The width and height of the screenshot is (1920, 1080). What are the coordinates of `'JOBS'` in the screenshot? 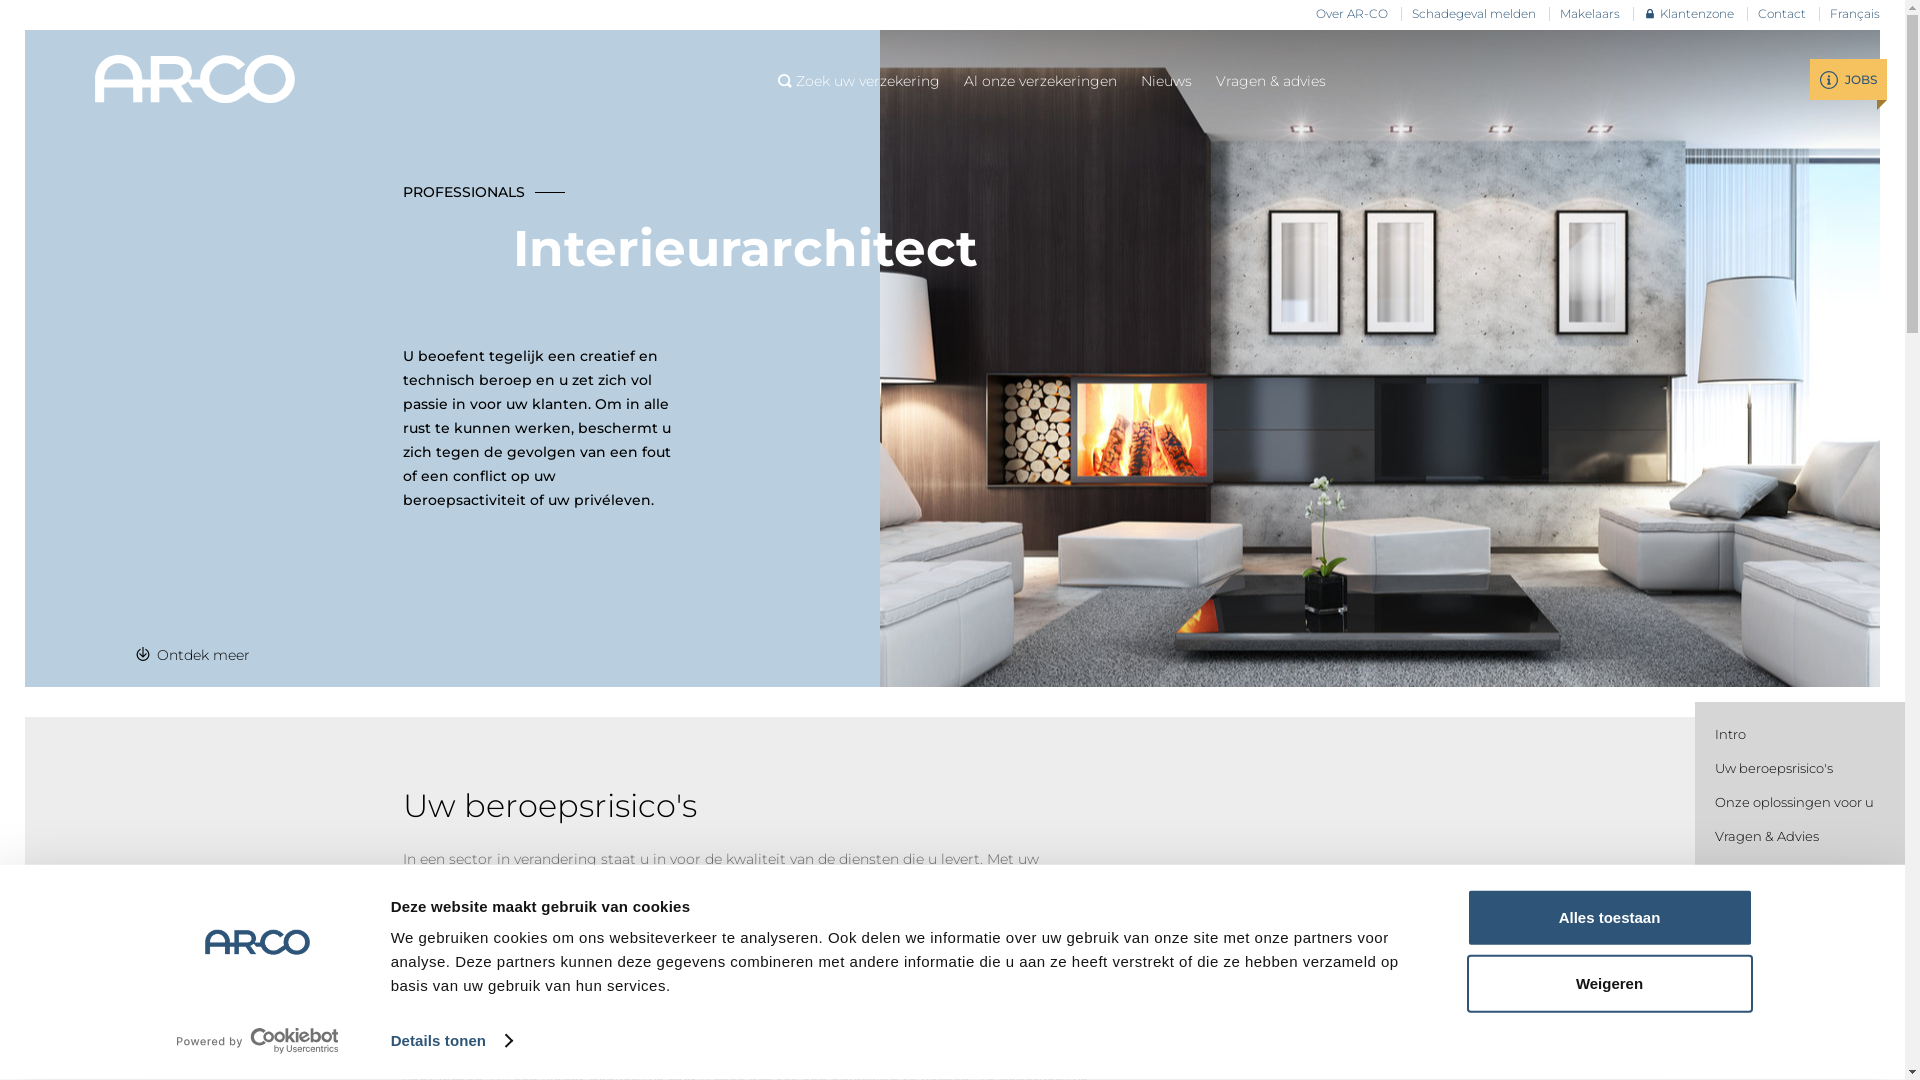 It's located at (1847, 78).